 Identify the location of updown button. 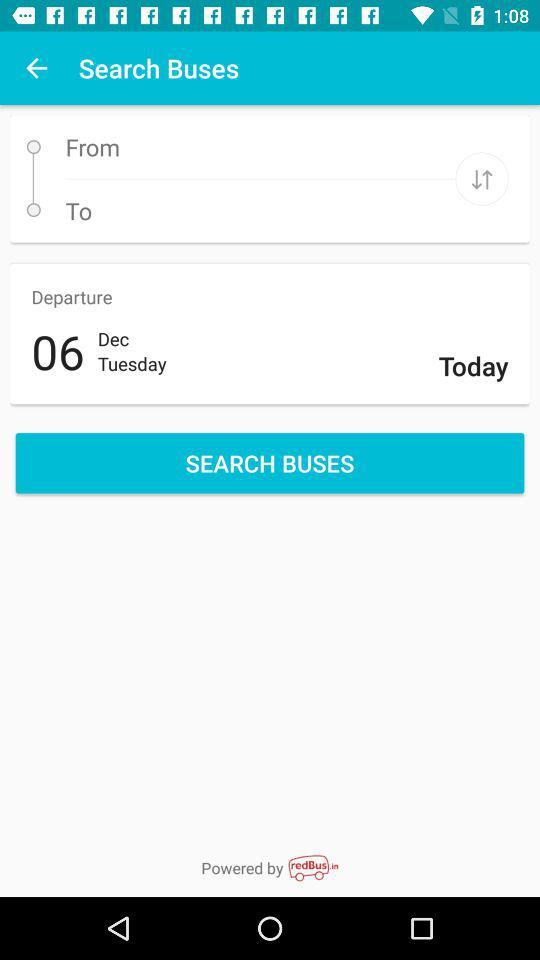
(481, 178).